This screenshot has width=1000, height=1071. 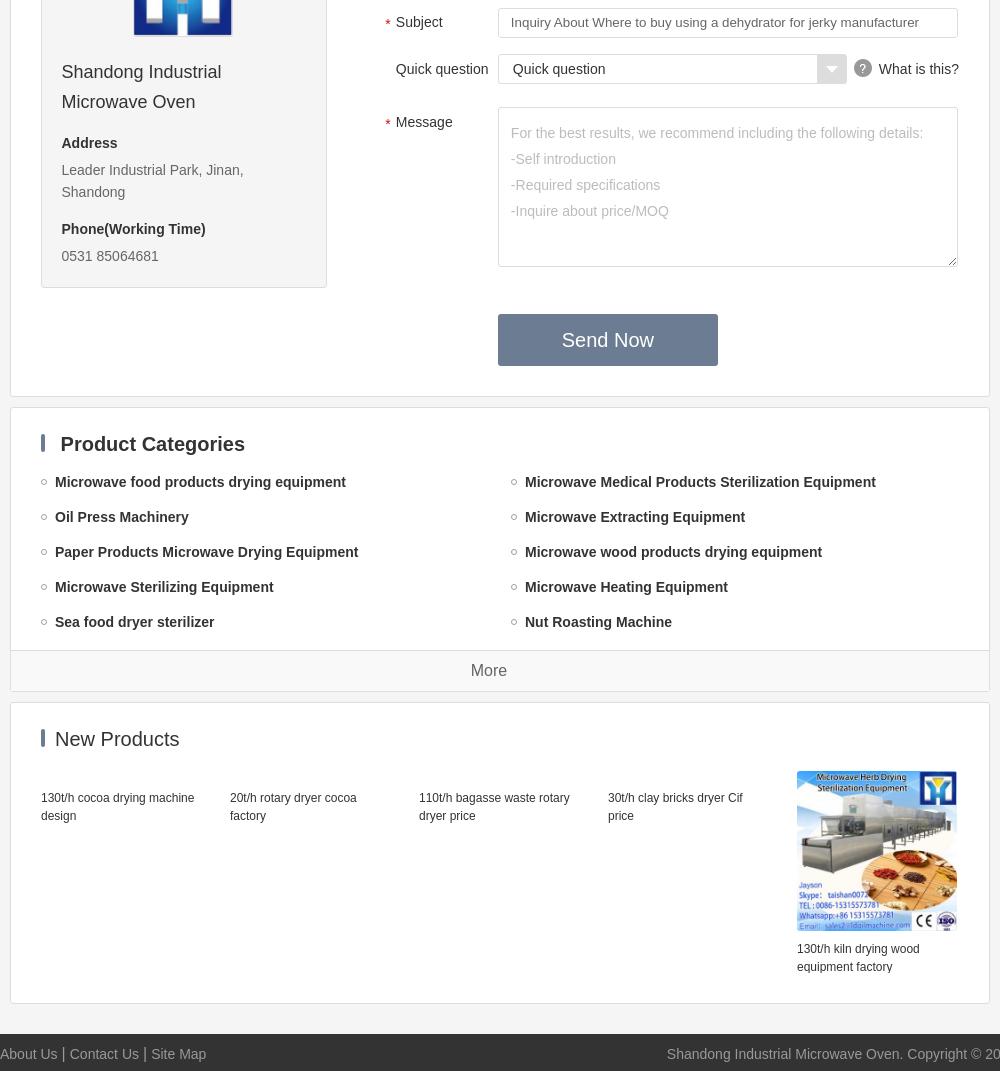 I want to click on 'Sea food dryer sterilizer', so click(x=134, y=621).